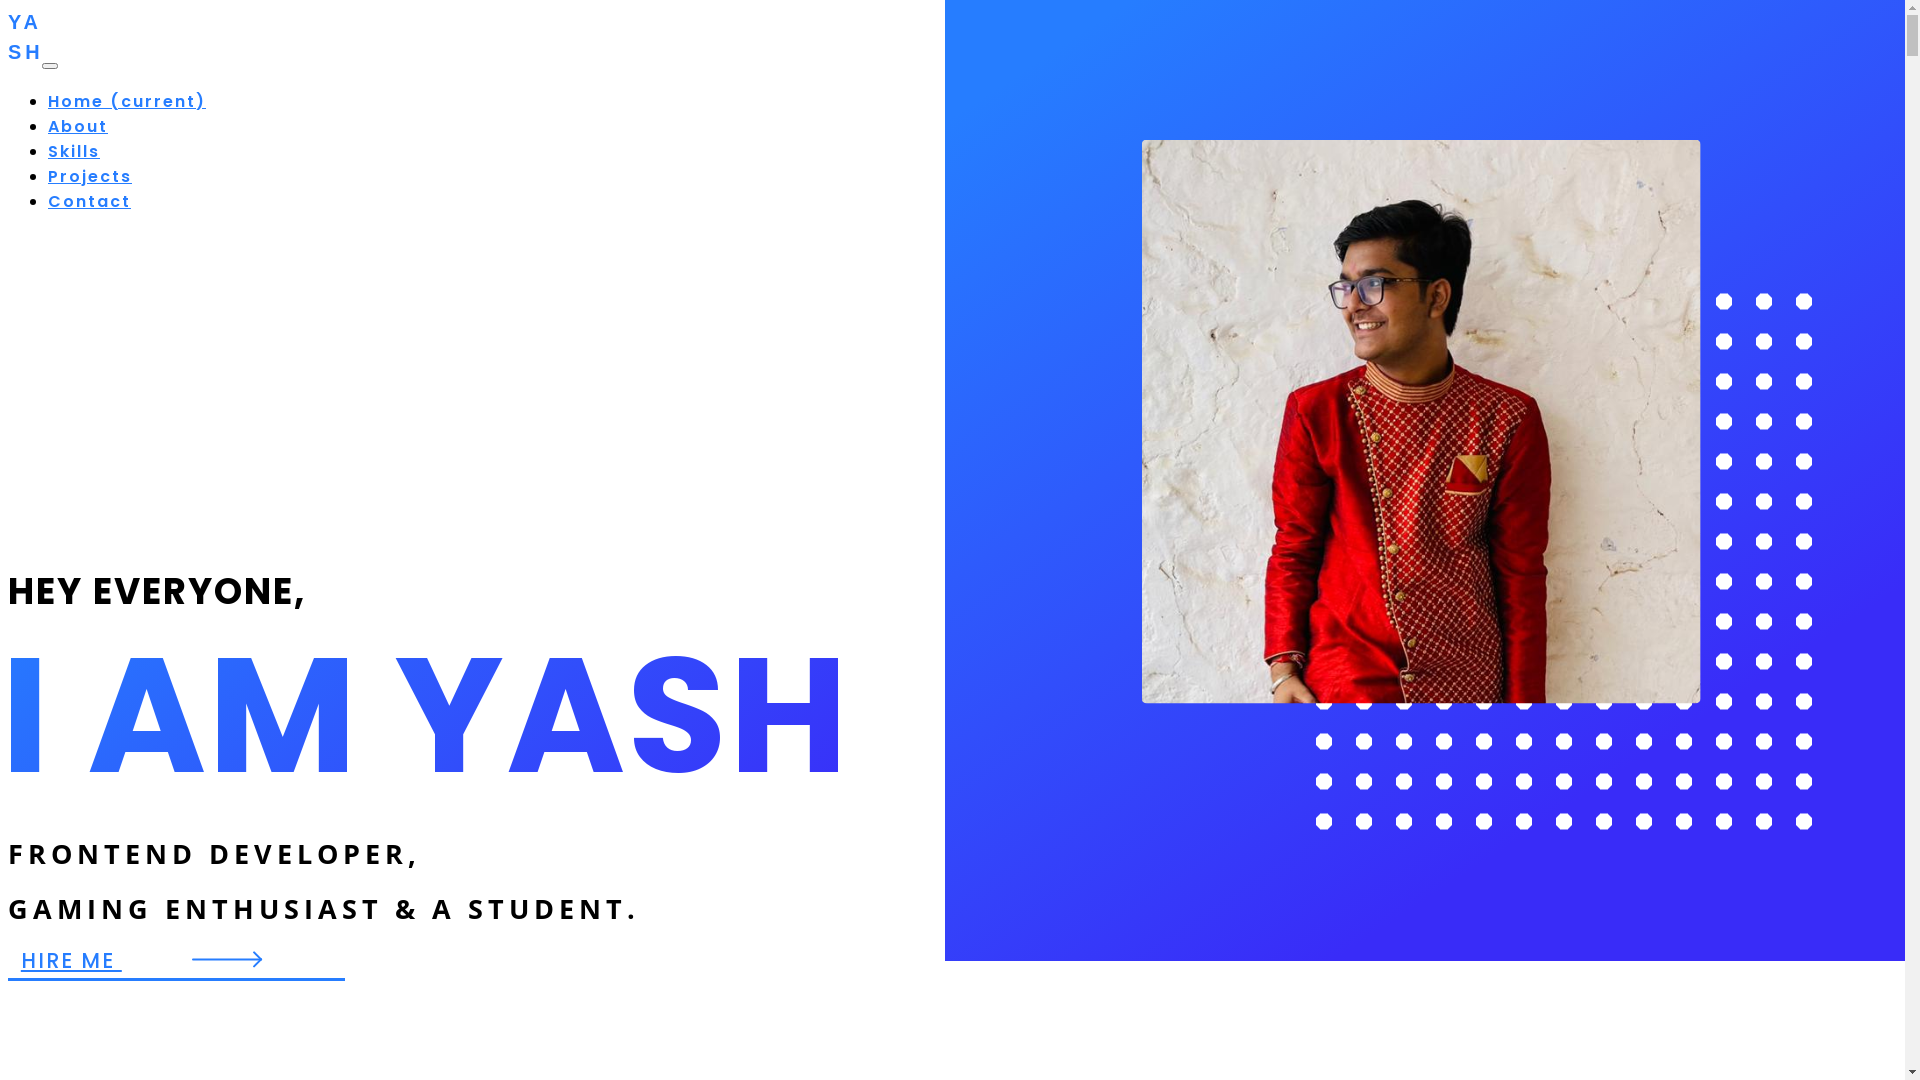  What do you see at coordinates (88, 201) in the screenshot?
I see `'Contact'` at bounding box center [88, 201].